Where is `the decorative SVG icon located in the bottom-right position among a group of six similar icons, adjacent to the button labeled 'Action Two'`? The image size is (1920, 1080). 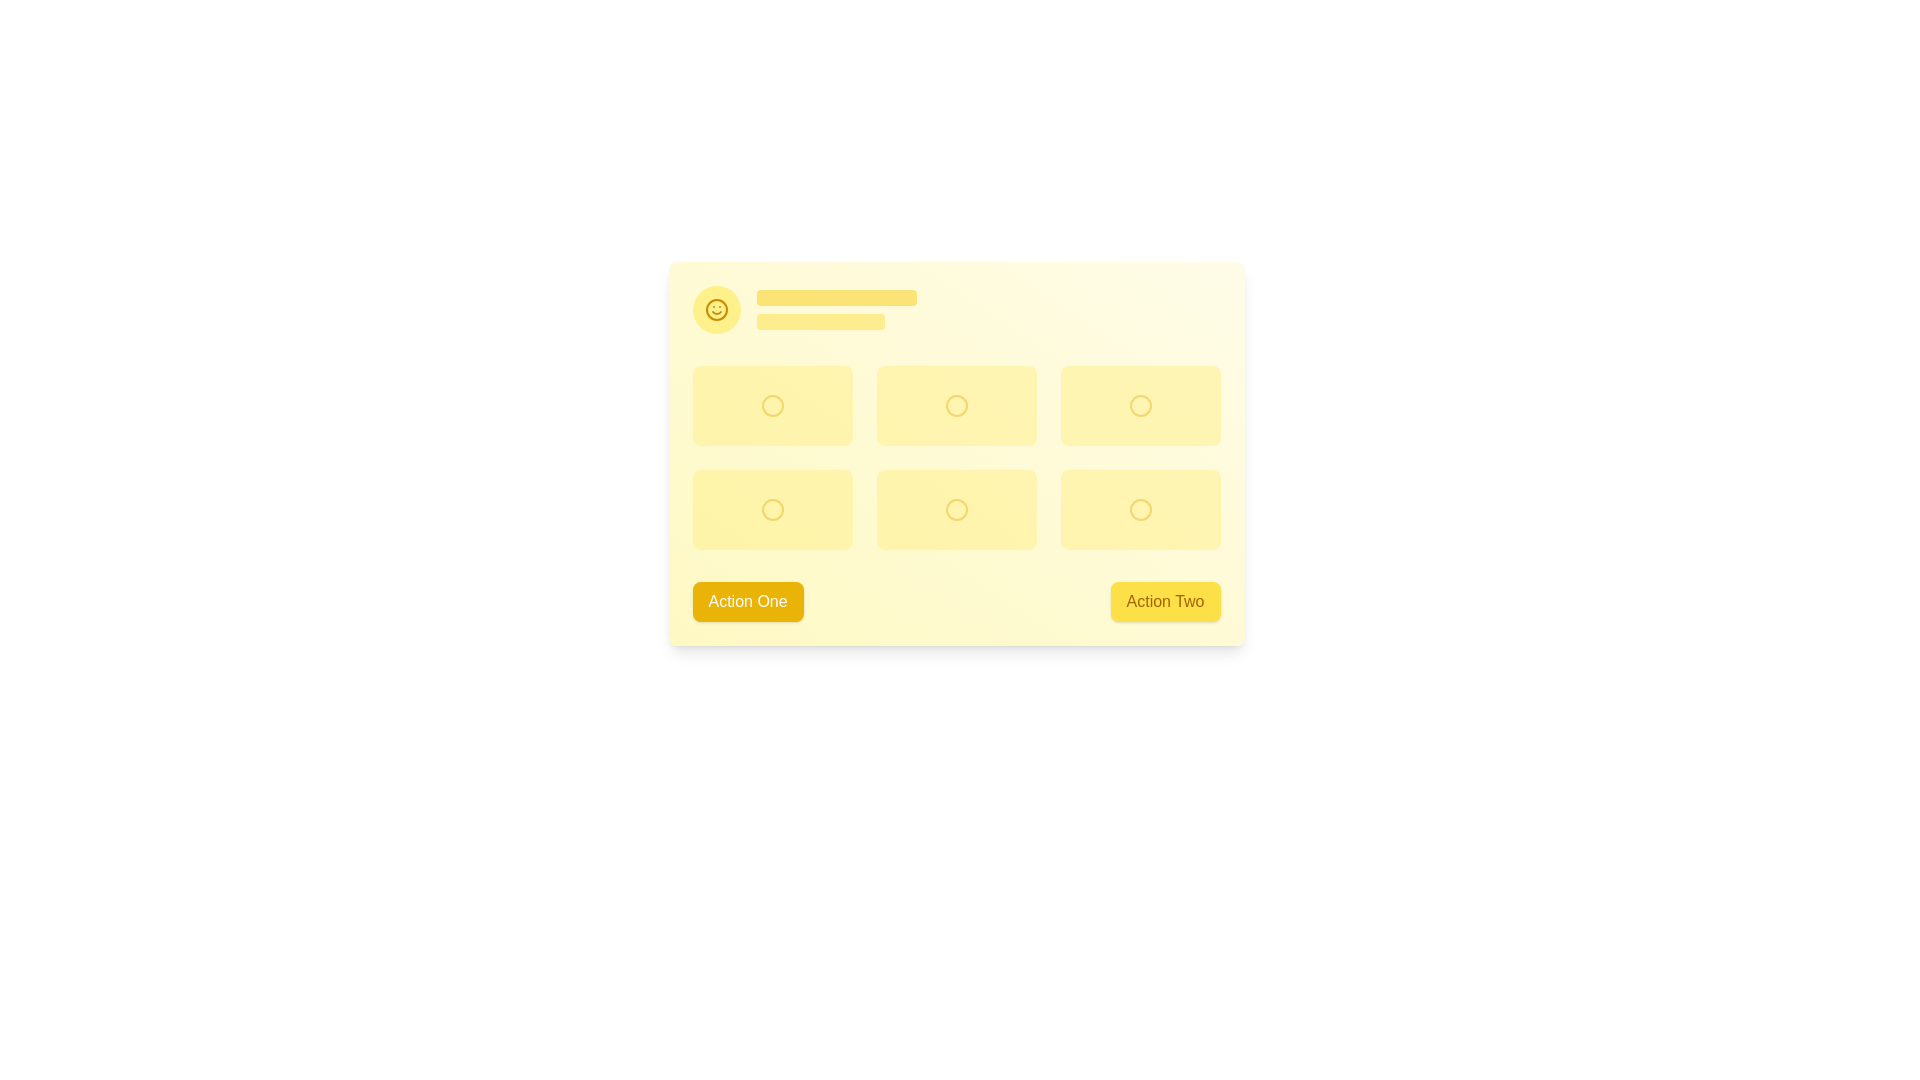 the decorative SVG icon located in the bottom-right position among a group of six similar icons, adjacent to the button labeled 'Action Two' is located at coordinates (1140, 508).